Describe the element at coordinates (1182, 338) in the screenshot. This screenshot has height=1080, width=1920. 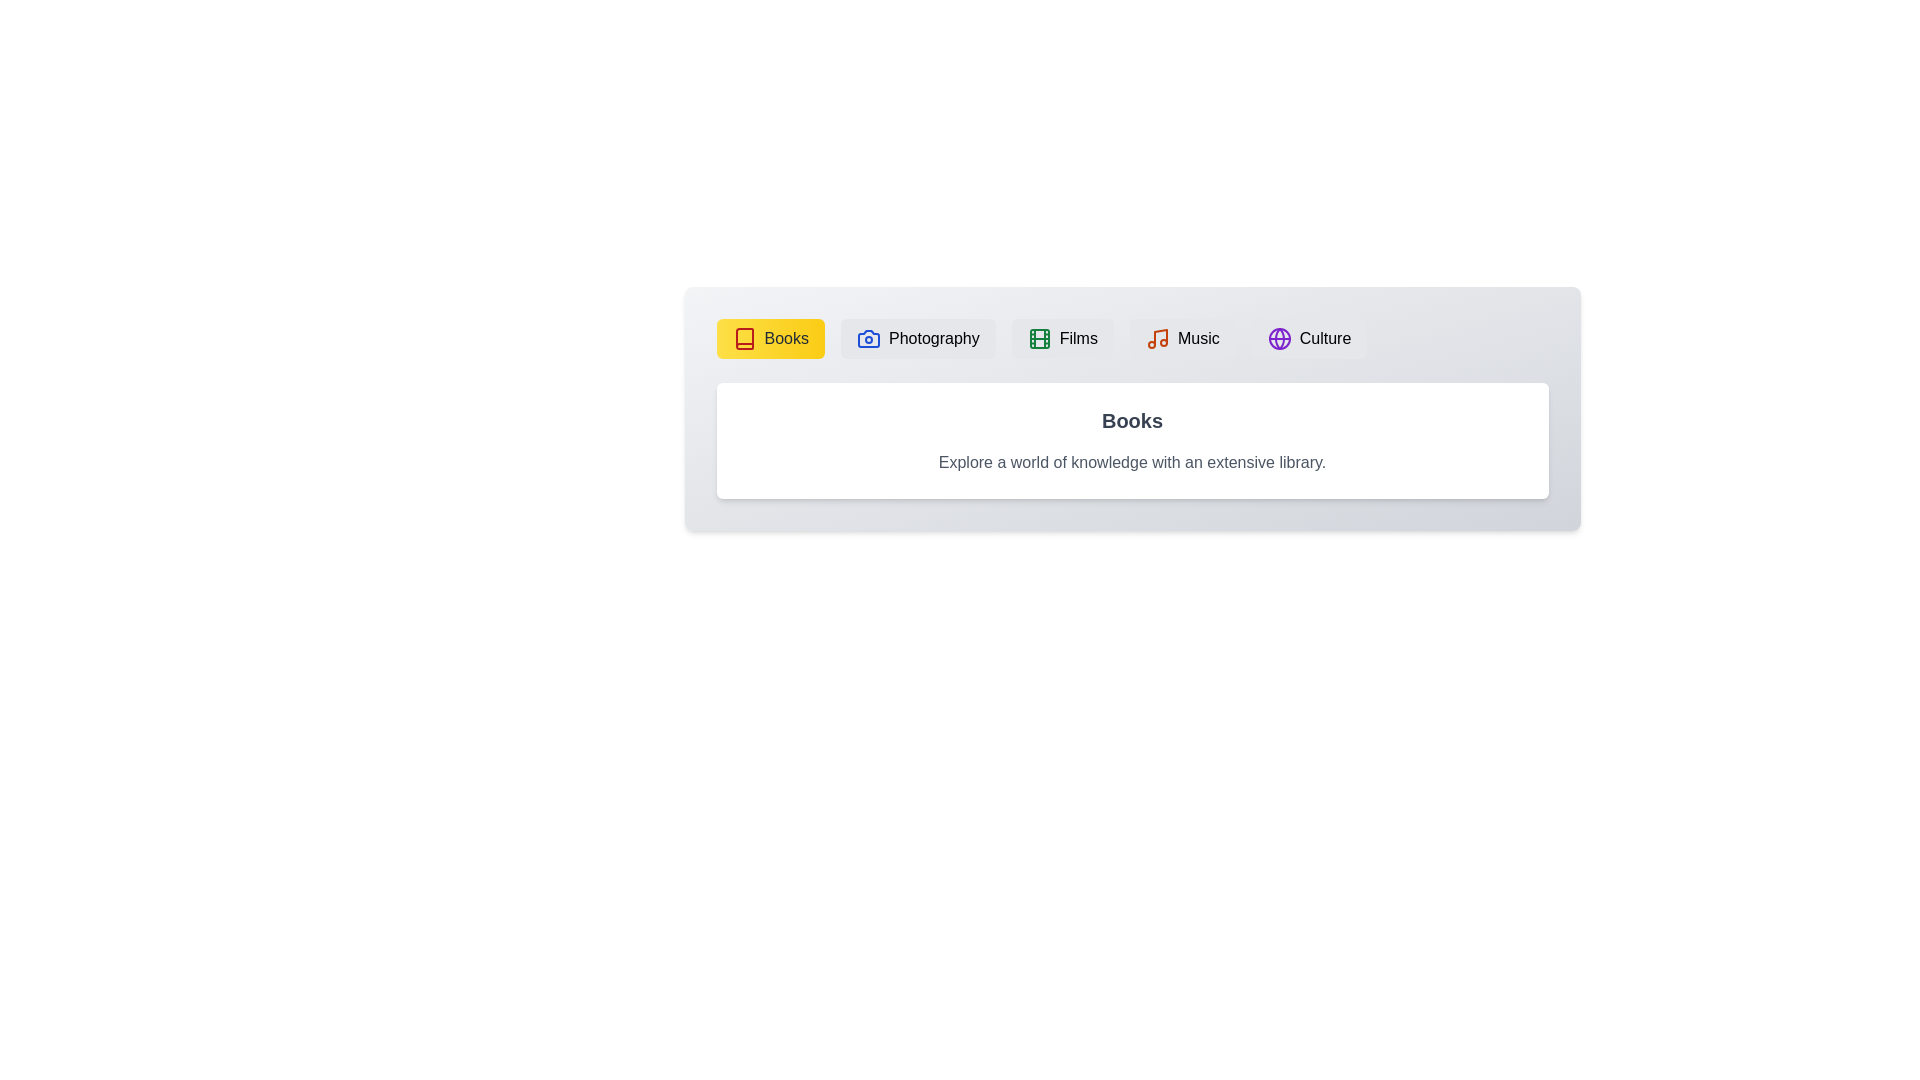
I see `the tab labeled Music` at that location.